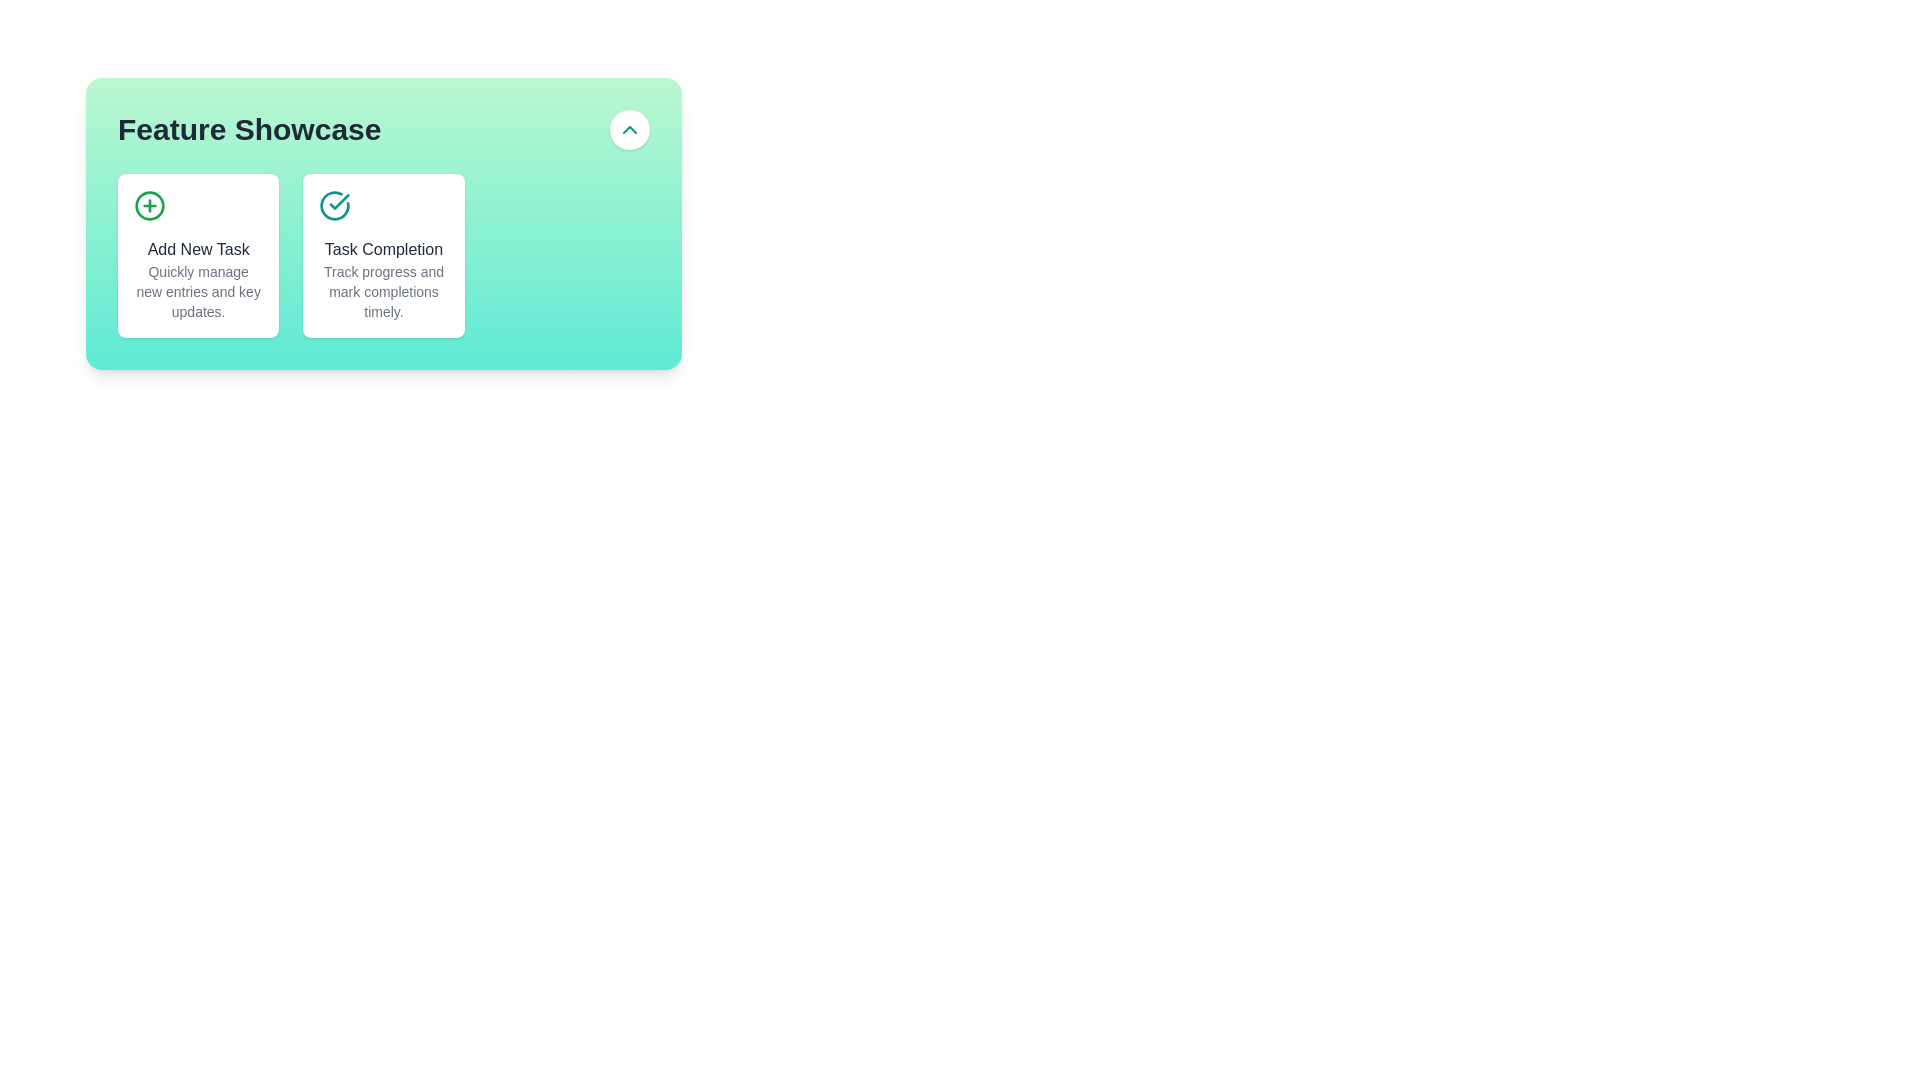  Describe the element at coordinates (335, 205) in the screenshot. I see `the leading circular checkmark icon representing task completion, located to the right of the 'Add New Task' card within the 'Feature Showcase' section` at that location.